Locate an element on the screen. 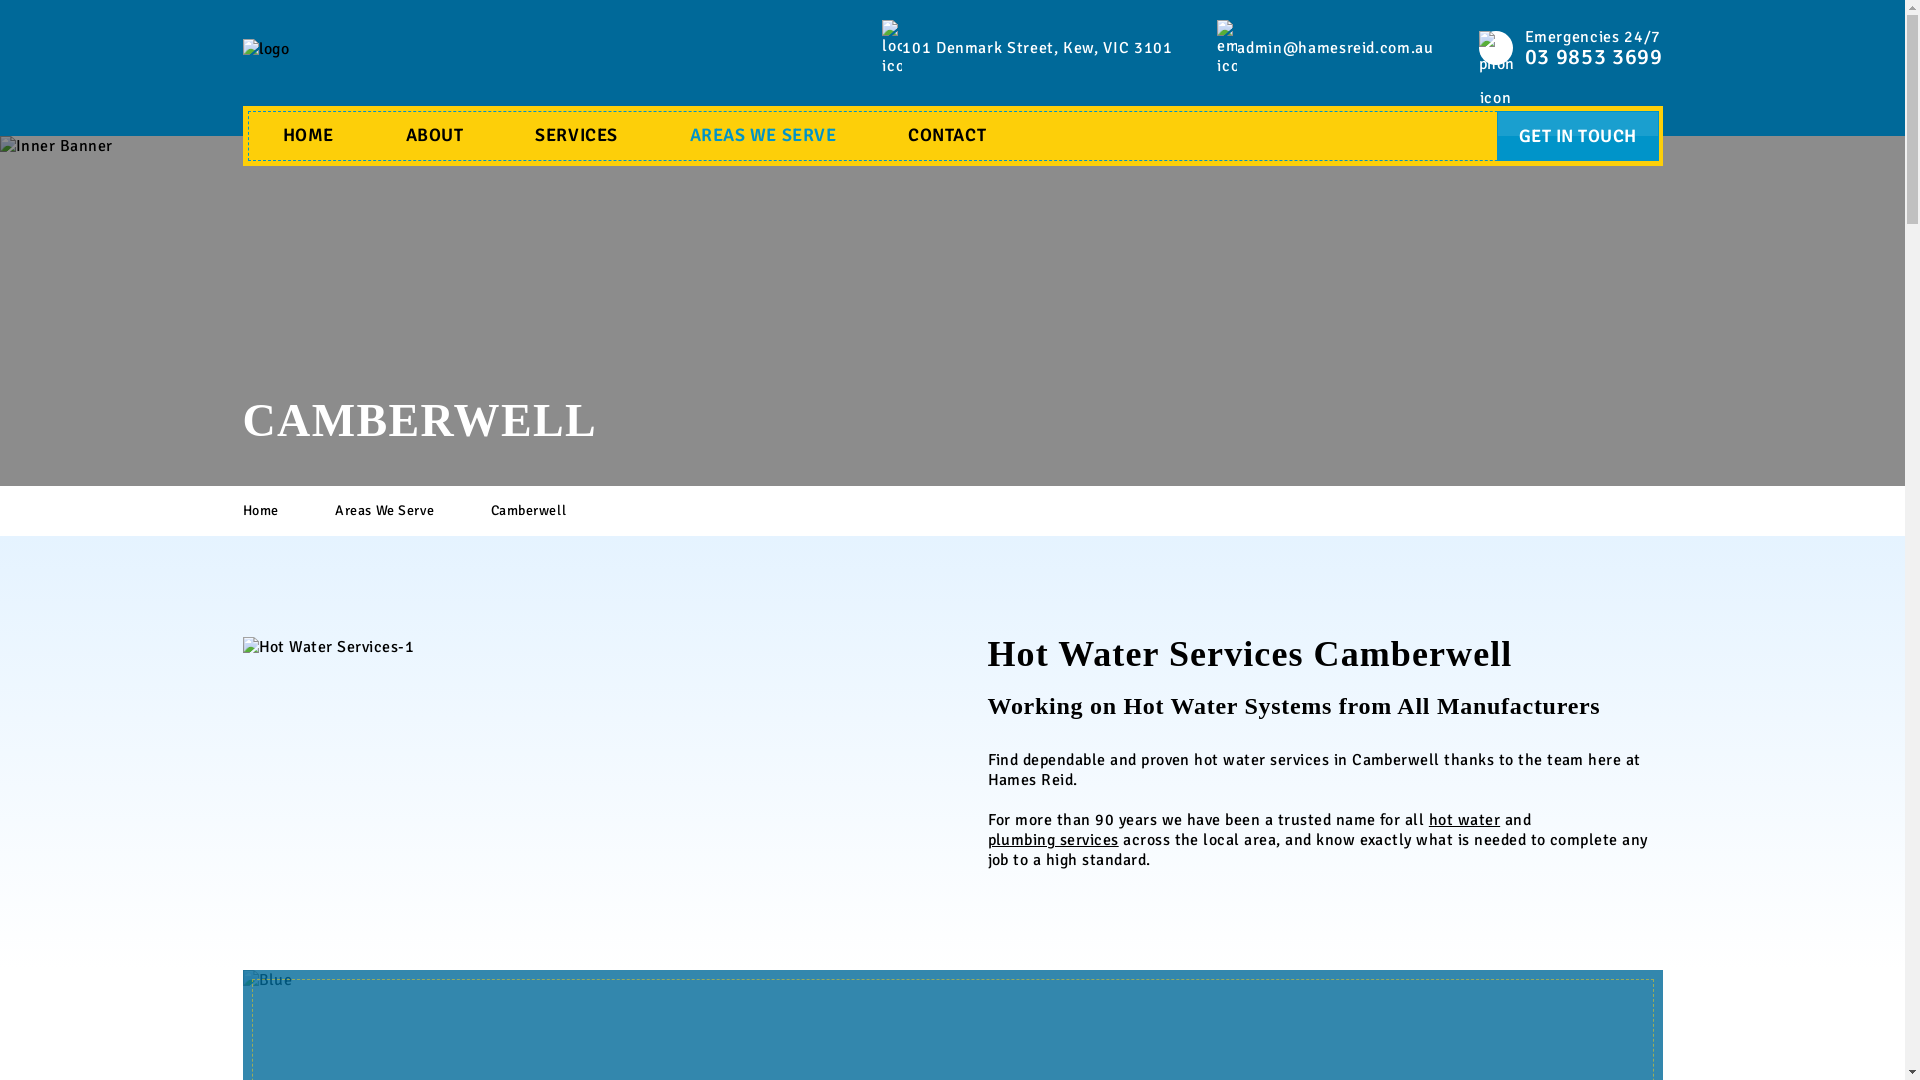 This screenshot has width=1920, height=1080. 'Areas We Serve' is located at coordinates (409, 509).